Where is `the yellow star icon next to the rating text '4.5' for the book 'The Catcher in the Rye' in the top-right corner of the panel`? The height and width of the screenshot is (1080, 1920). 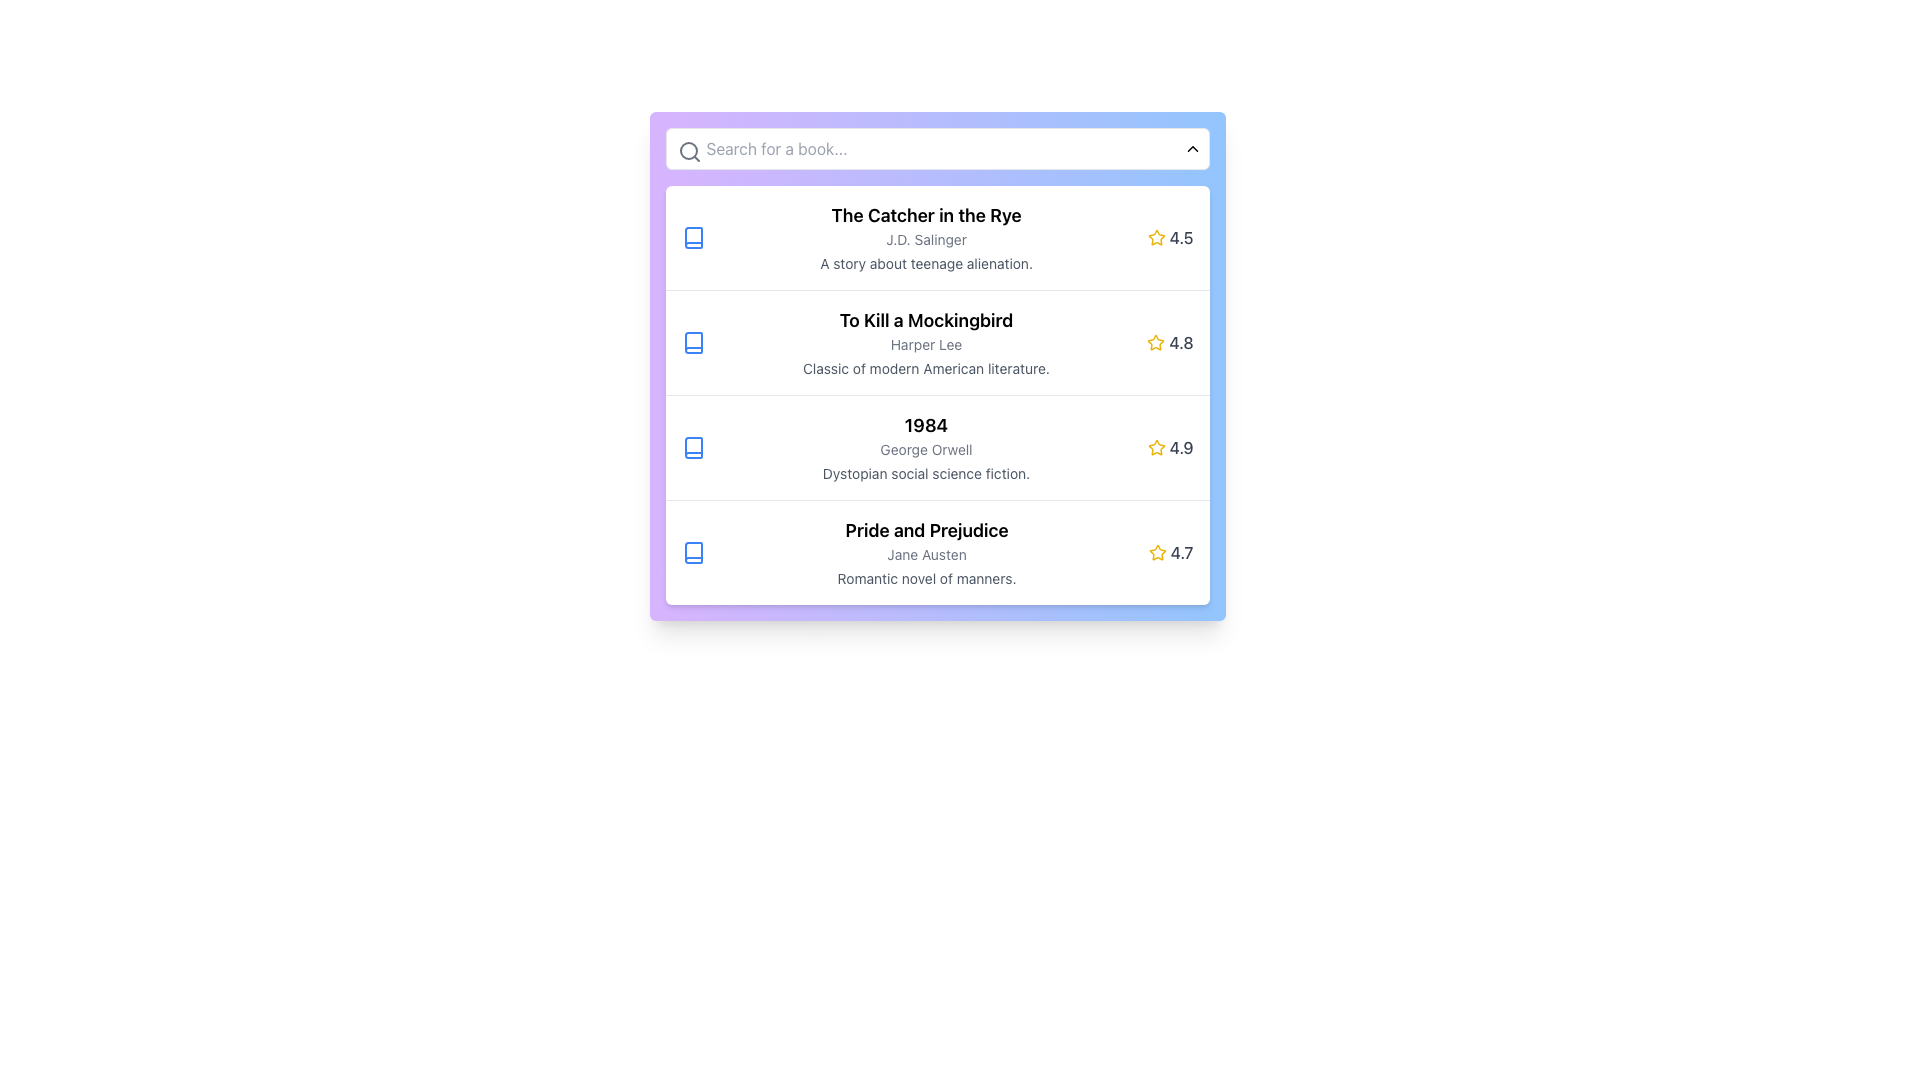
the yellow star icon next to the rating text '4.5' for the book 'The Catcher in the Rye' in the top-right corner of the panel is located at coordinates (1156, 237).